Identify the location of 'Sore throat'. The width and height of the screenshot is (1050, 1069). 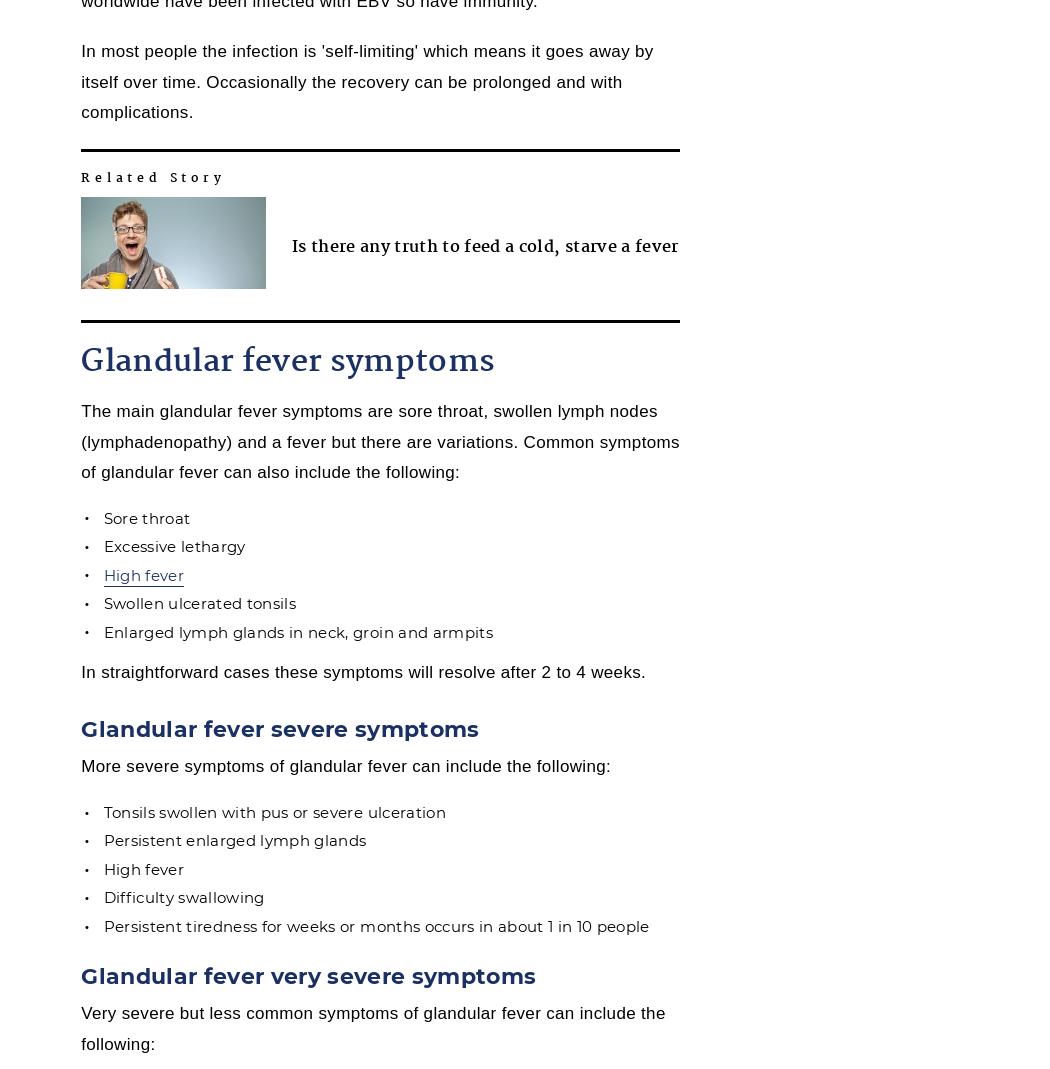
(145, 516).